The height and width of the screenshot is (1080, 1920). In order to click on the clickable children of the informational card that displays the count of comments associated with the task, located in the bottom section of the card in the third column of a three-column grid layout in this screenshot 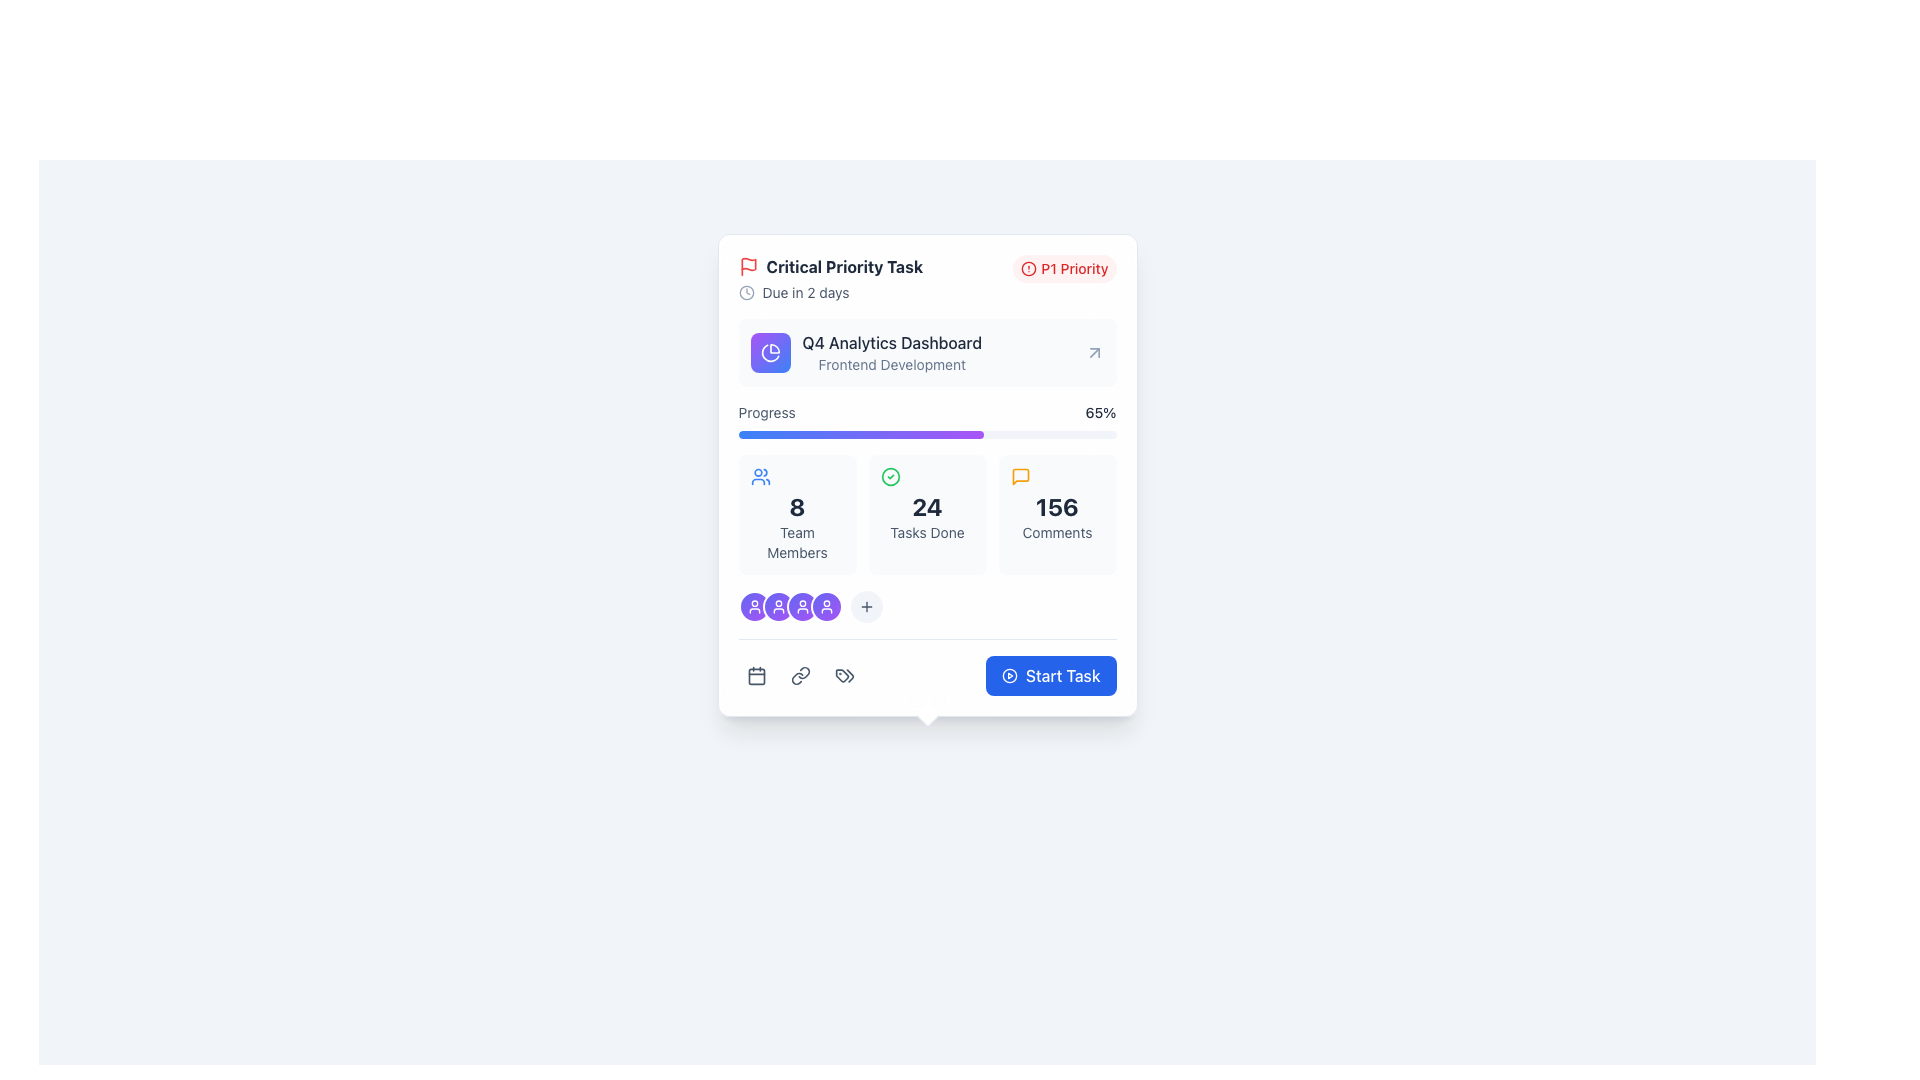, I will do `click(1056, 514)`.